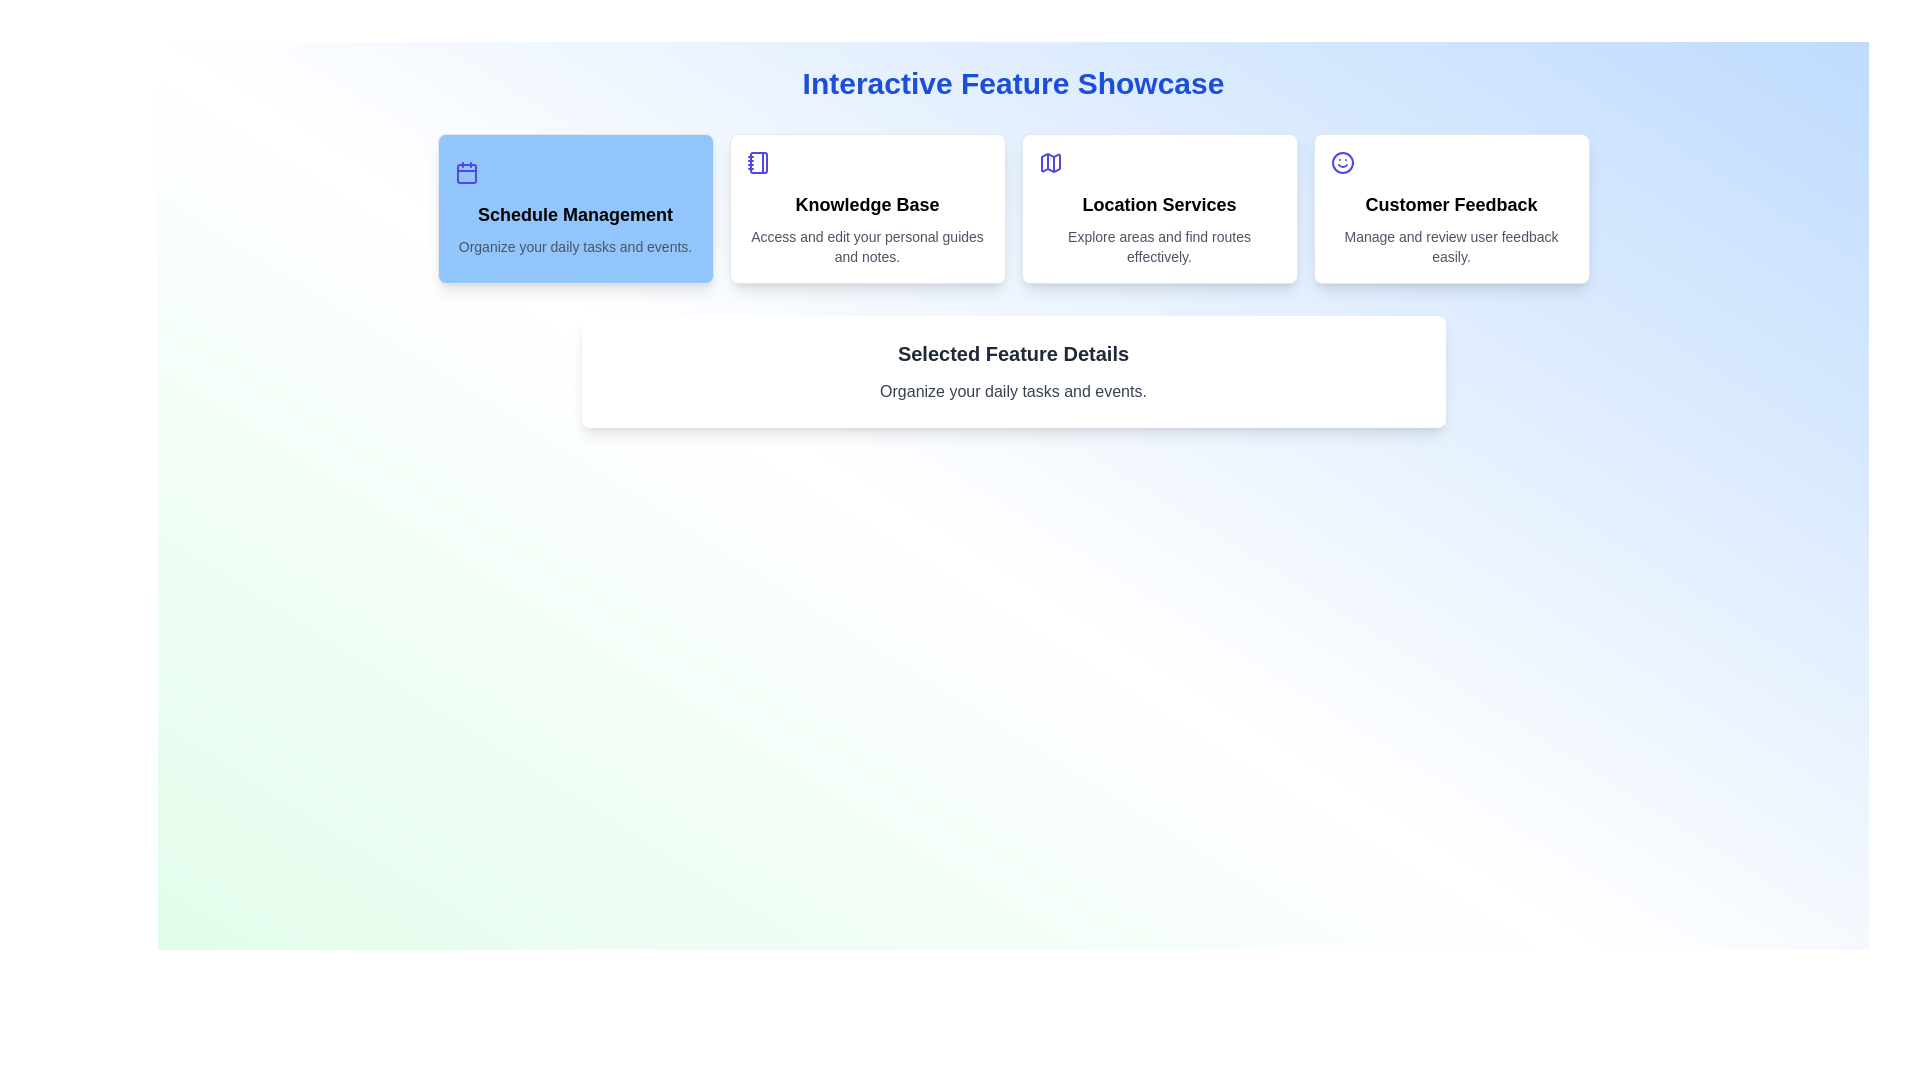 The image size is (1920, 1080). What do you see at coordinates (757, 161) in the screenshot?
I see `the Icon subcomponent, which is a centrally positioned rectangular shape with rounded corners representing part of the notebook icon` at bounding box center [757, 161].